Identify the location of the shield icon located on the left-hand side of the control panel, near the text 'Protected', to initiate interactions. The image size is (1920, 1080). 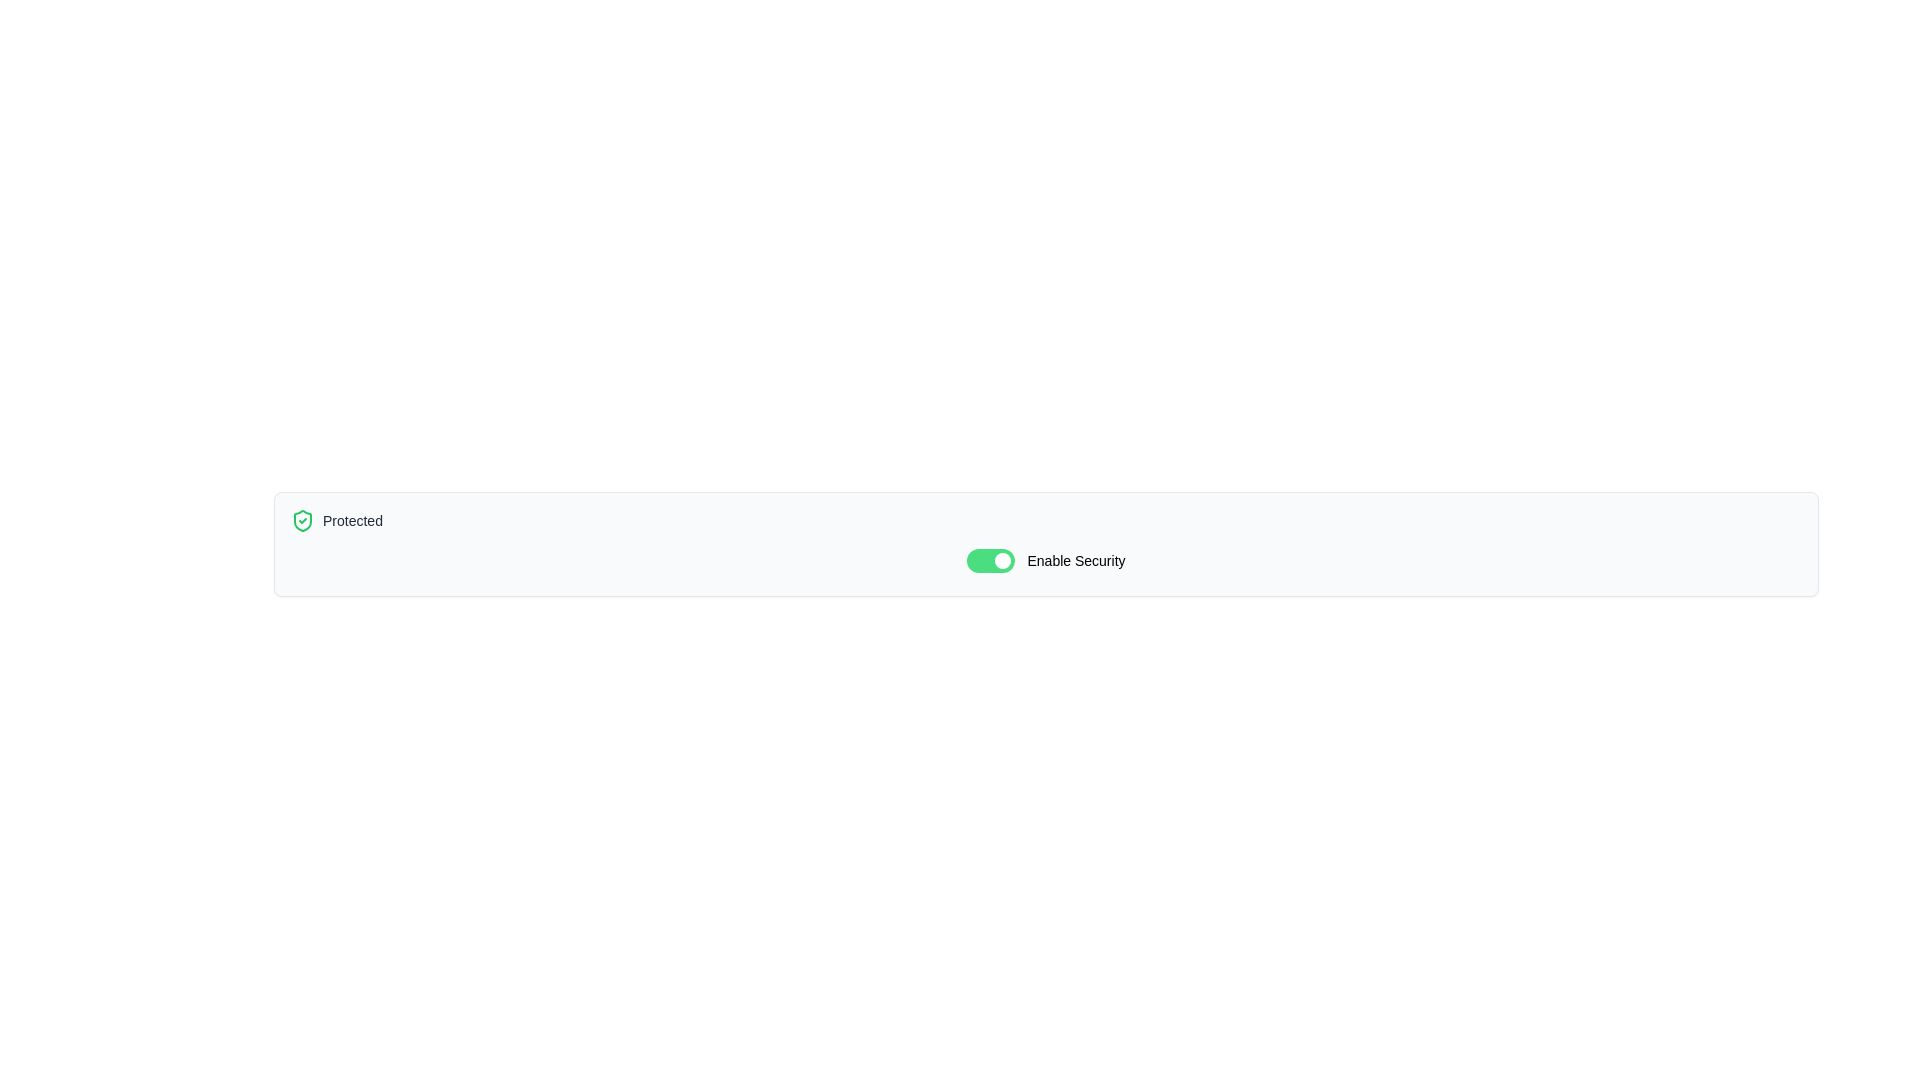
(301, 519).